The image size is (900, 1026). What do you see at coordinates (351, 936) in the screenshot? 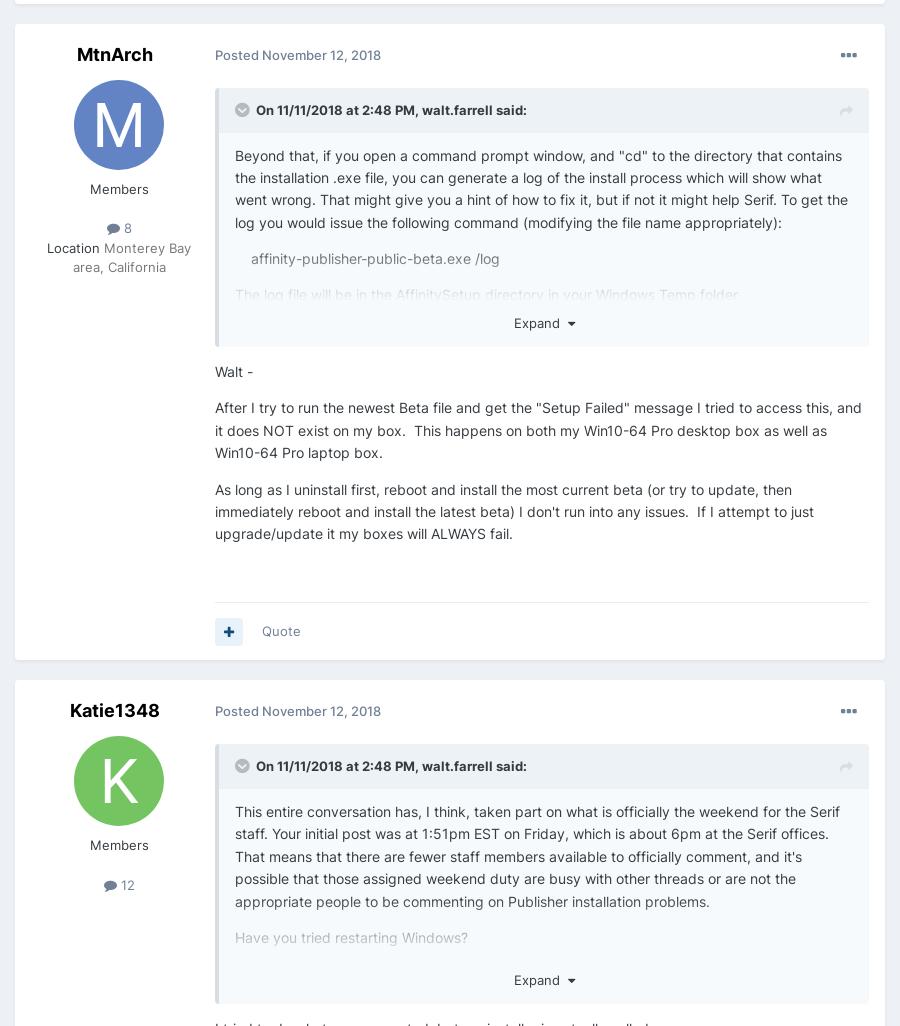
I see `'Have you tried restarting Windows?'` at bounding box center [351, 936].